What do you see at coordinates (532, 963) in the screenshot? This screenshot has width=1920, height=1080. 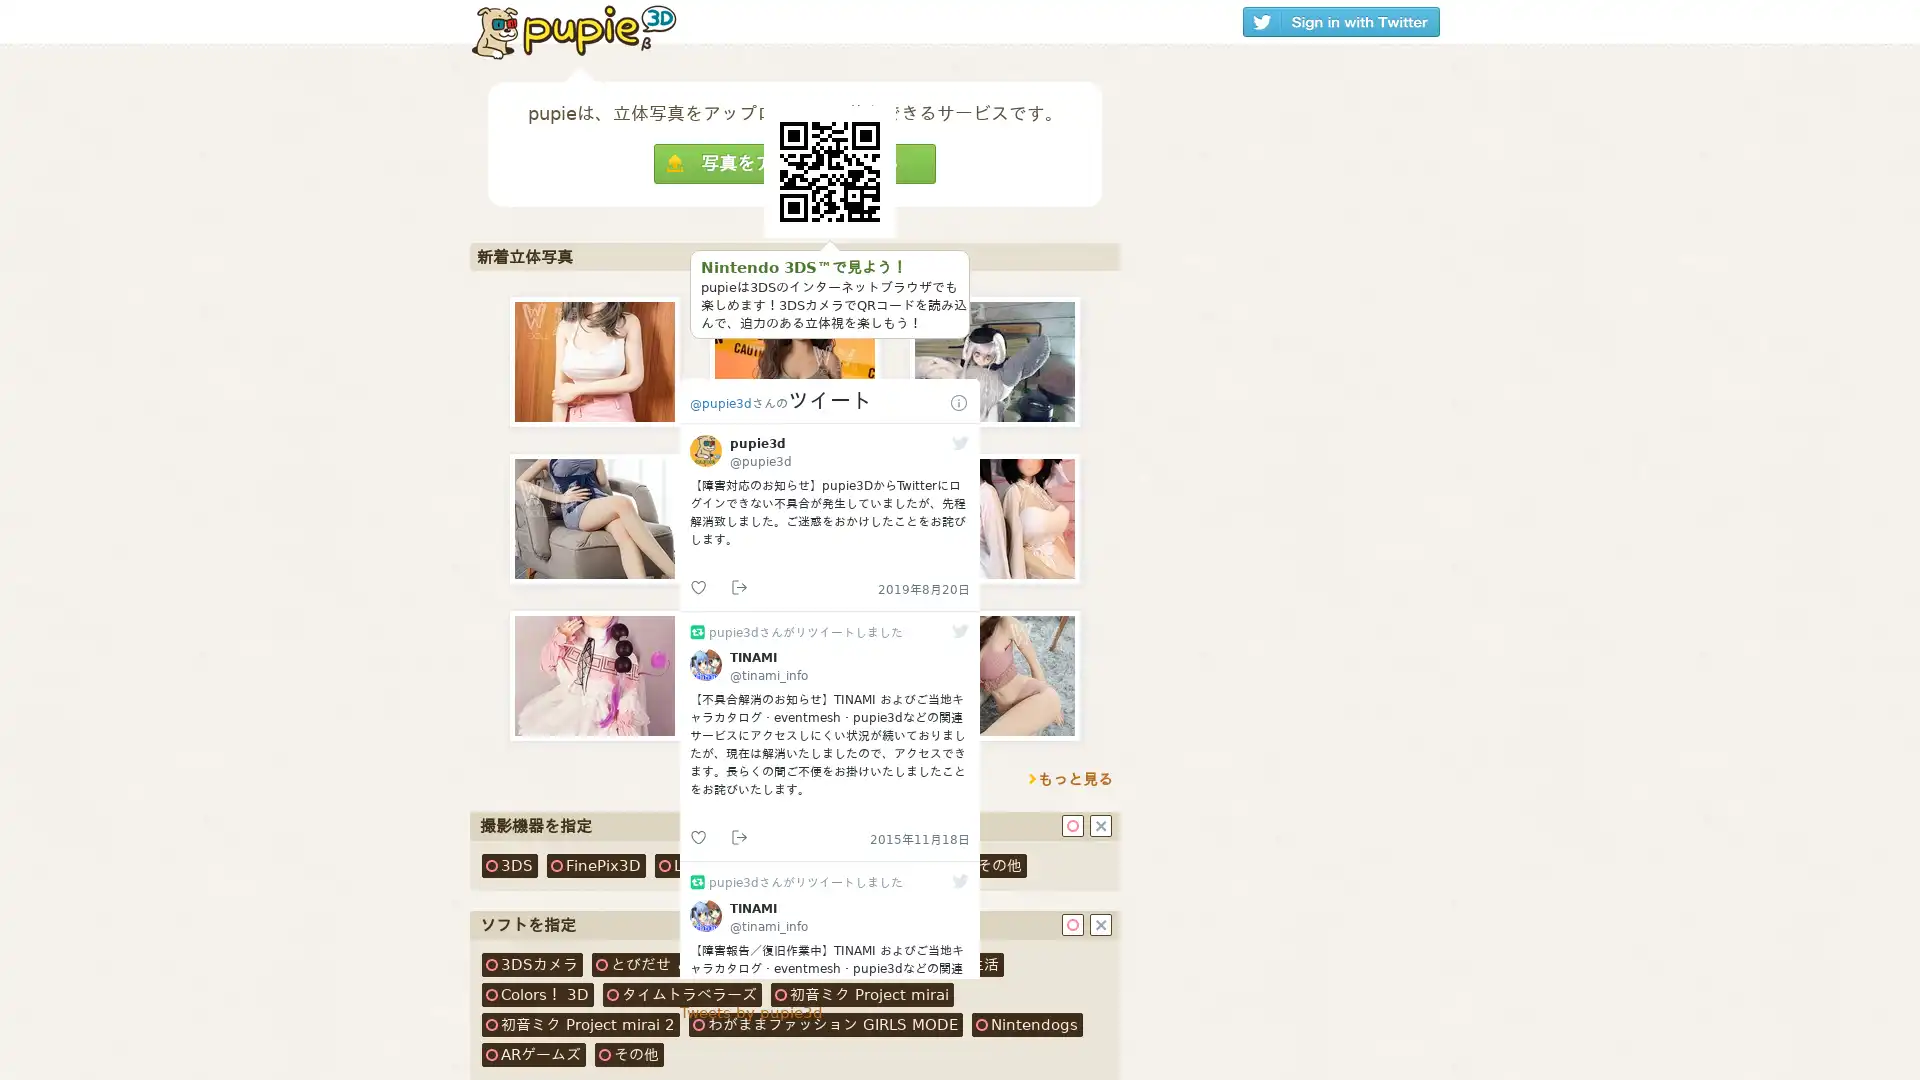 I see `3DS` at bounding box center [532, 963].